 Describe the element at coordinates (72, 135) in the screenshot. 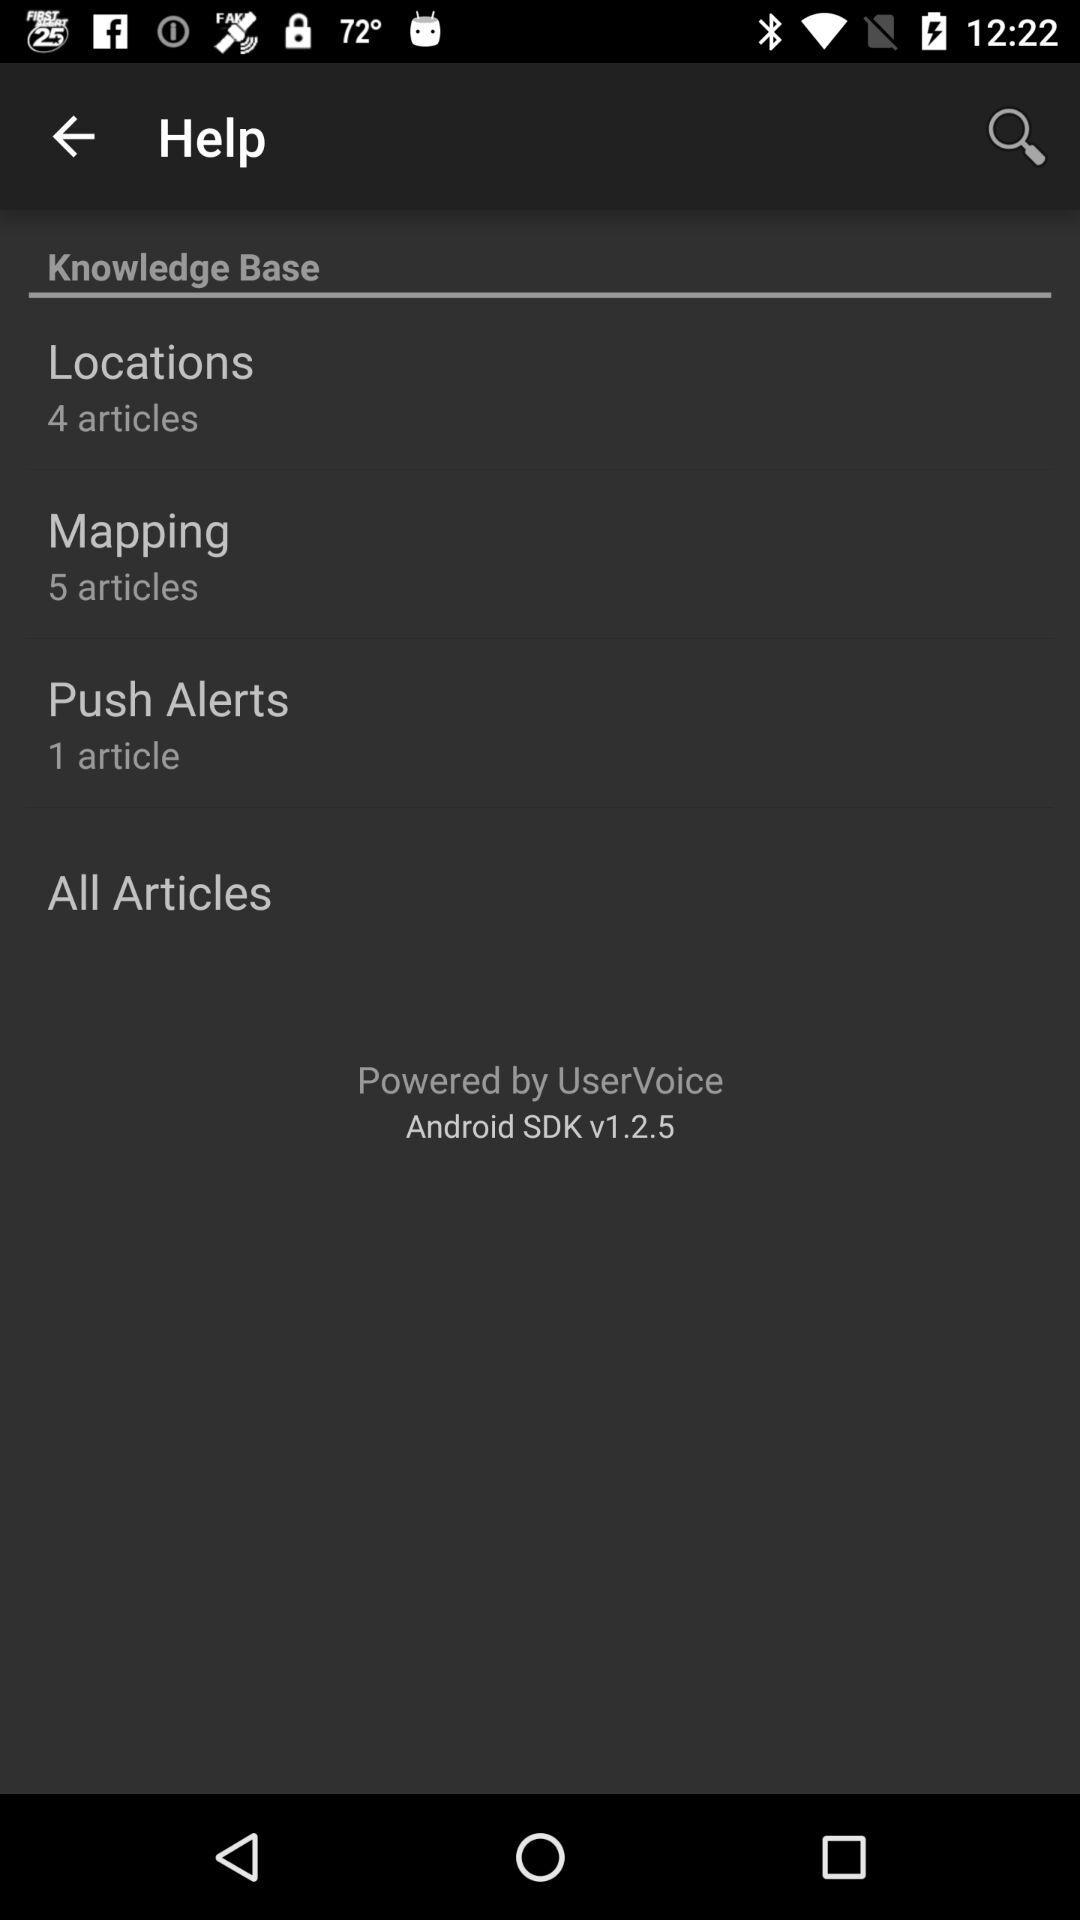

I see `item above the knowledge base item` at that location.